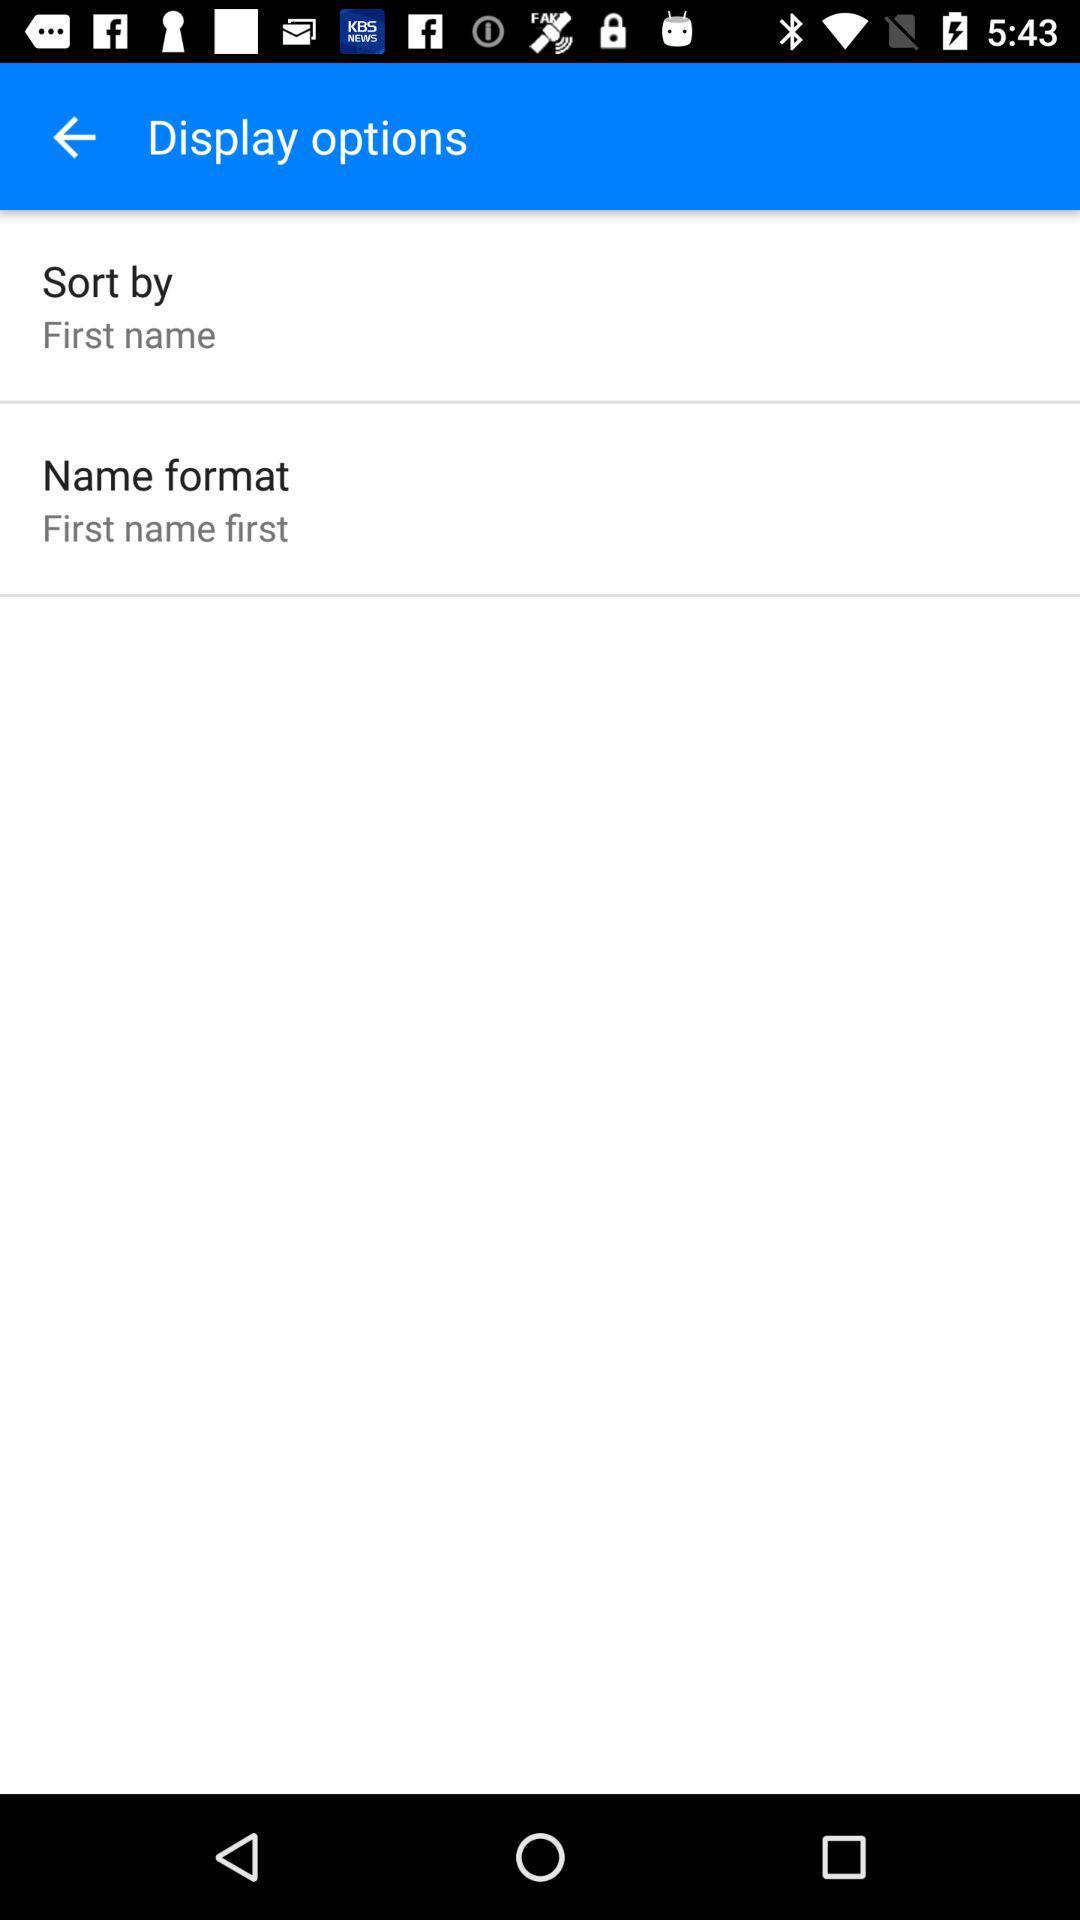 Image resolution: width=1080 pixels, height=1920 pixels. Describe the element at coordinates (72, 135) in the screenshot. I see `item to the left of the display options item` at that location.